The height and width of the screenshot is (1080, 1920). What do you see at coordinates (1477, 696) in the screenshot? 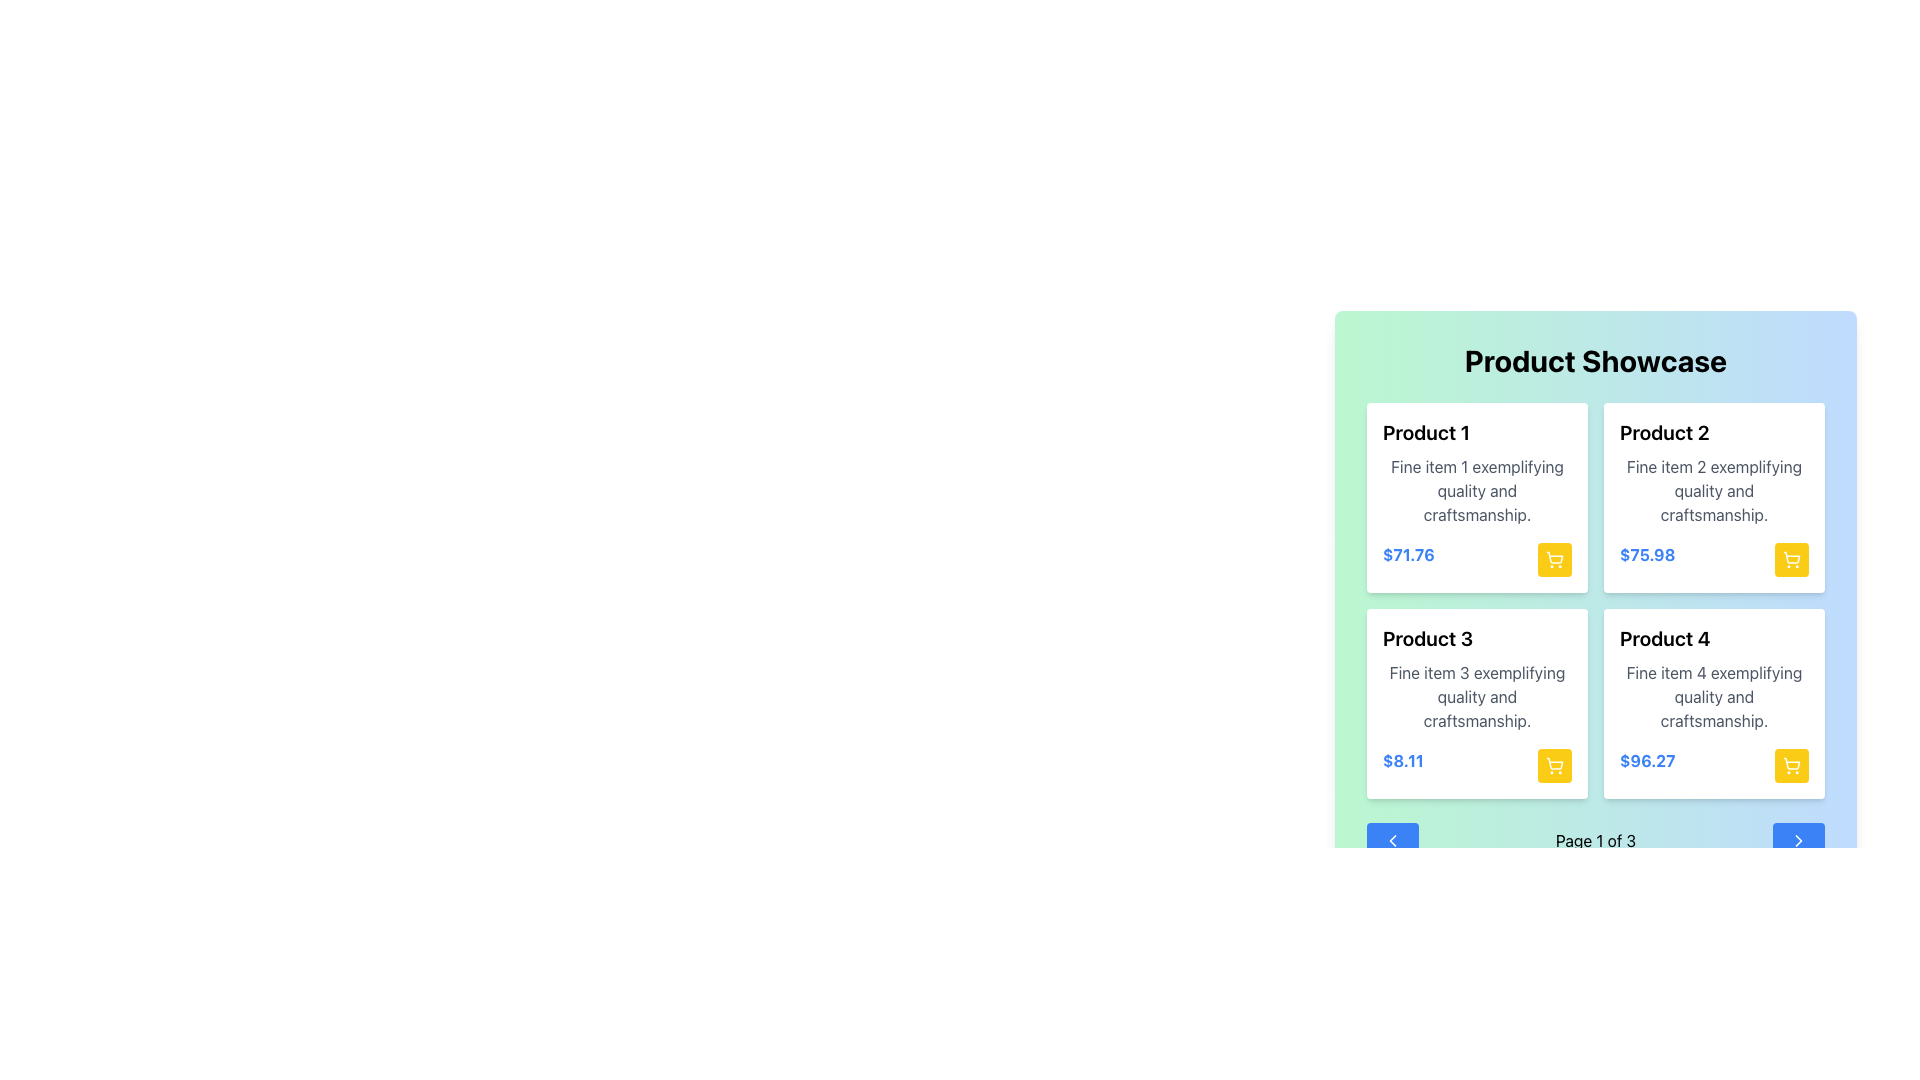
I see `the Text Display element providing a description of 'Product 3' located in the third card of a 2x2 grid layout, situated below the title and above the price and action button` at bounding box center [1477, 696].